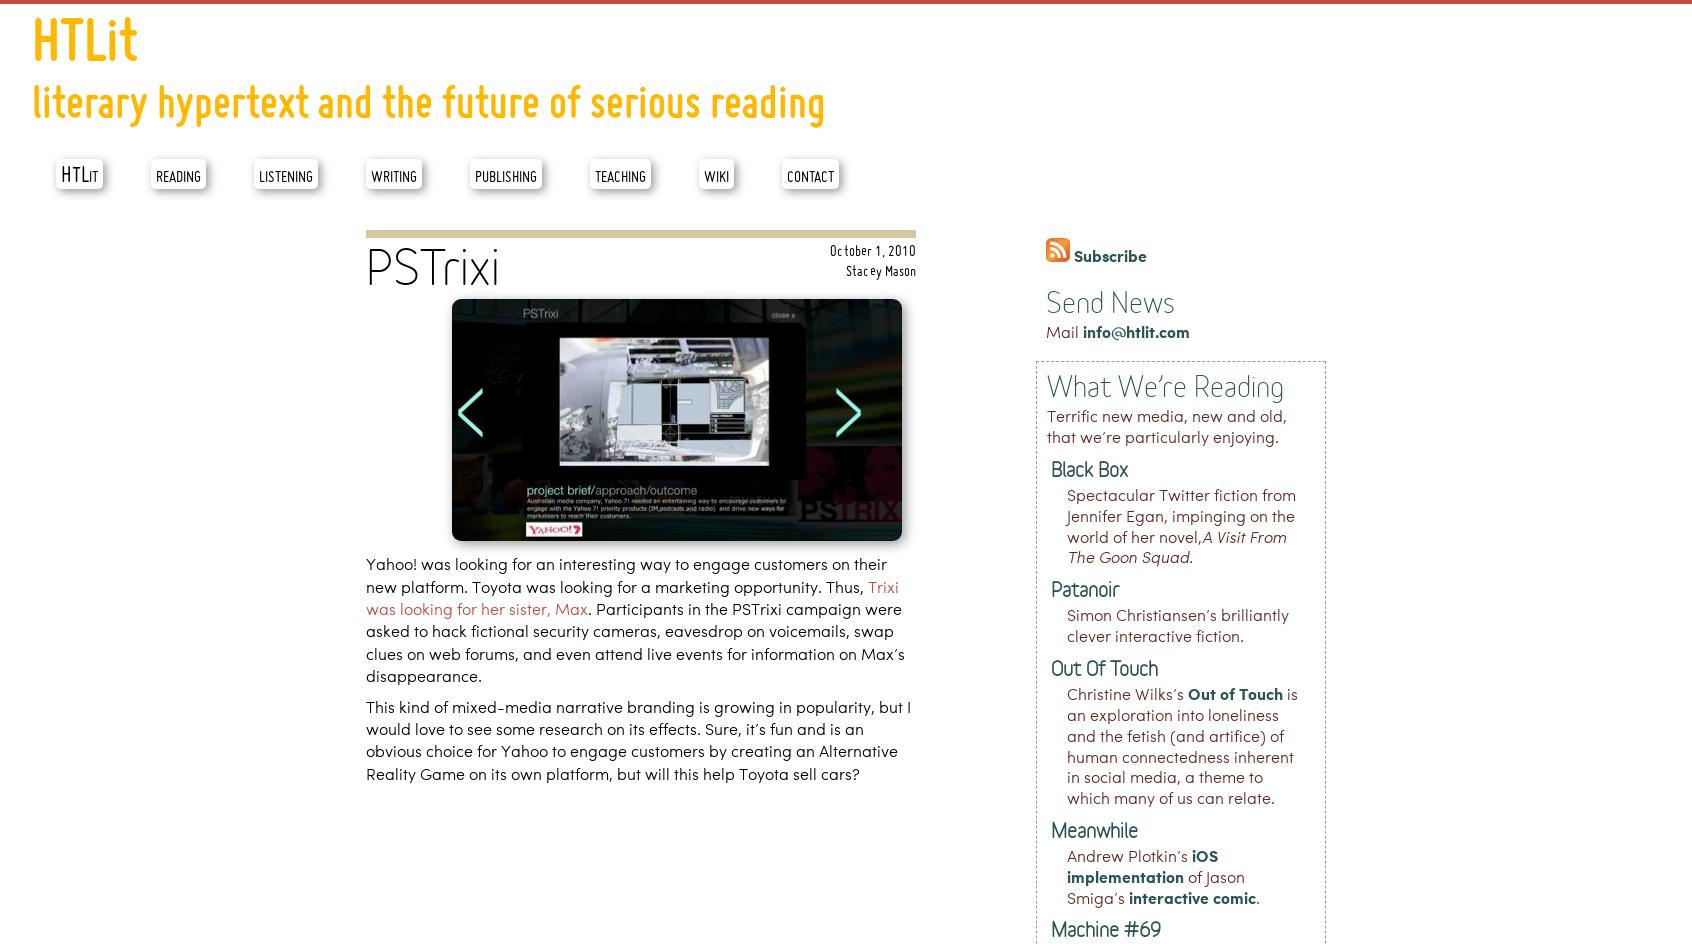 Image resolution: width=1692 pixels, height=944 pixels. What do you see at coordinates (1046, 427) in the screenshot?
I see `'Terrific new media, new and old, that we’re particularly enjoying.'` at bounding box center [1046, 427].